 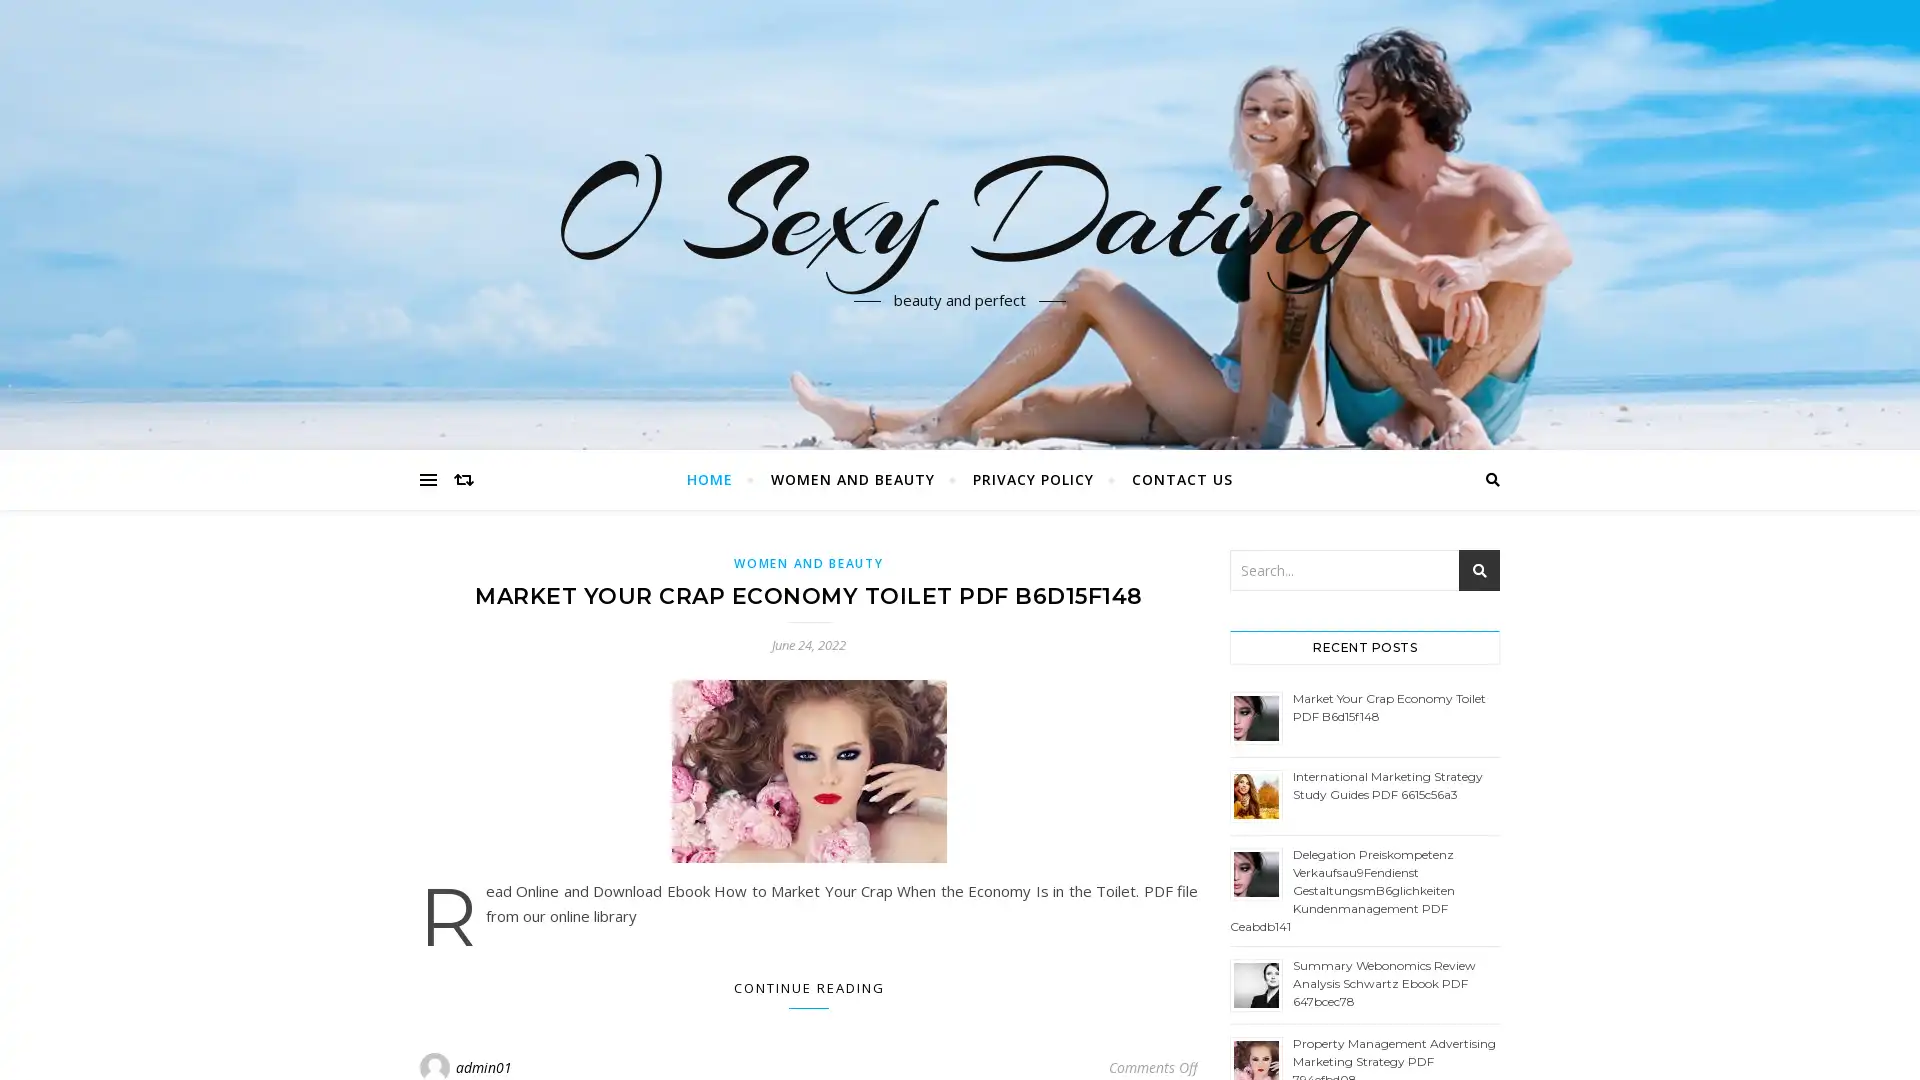 I want to click on st, so click(x=1479, y=570).